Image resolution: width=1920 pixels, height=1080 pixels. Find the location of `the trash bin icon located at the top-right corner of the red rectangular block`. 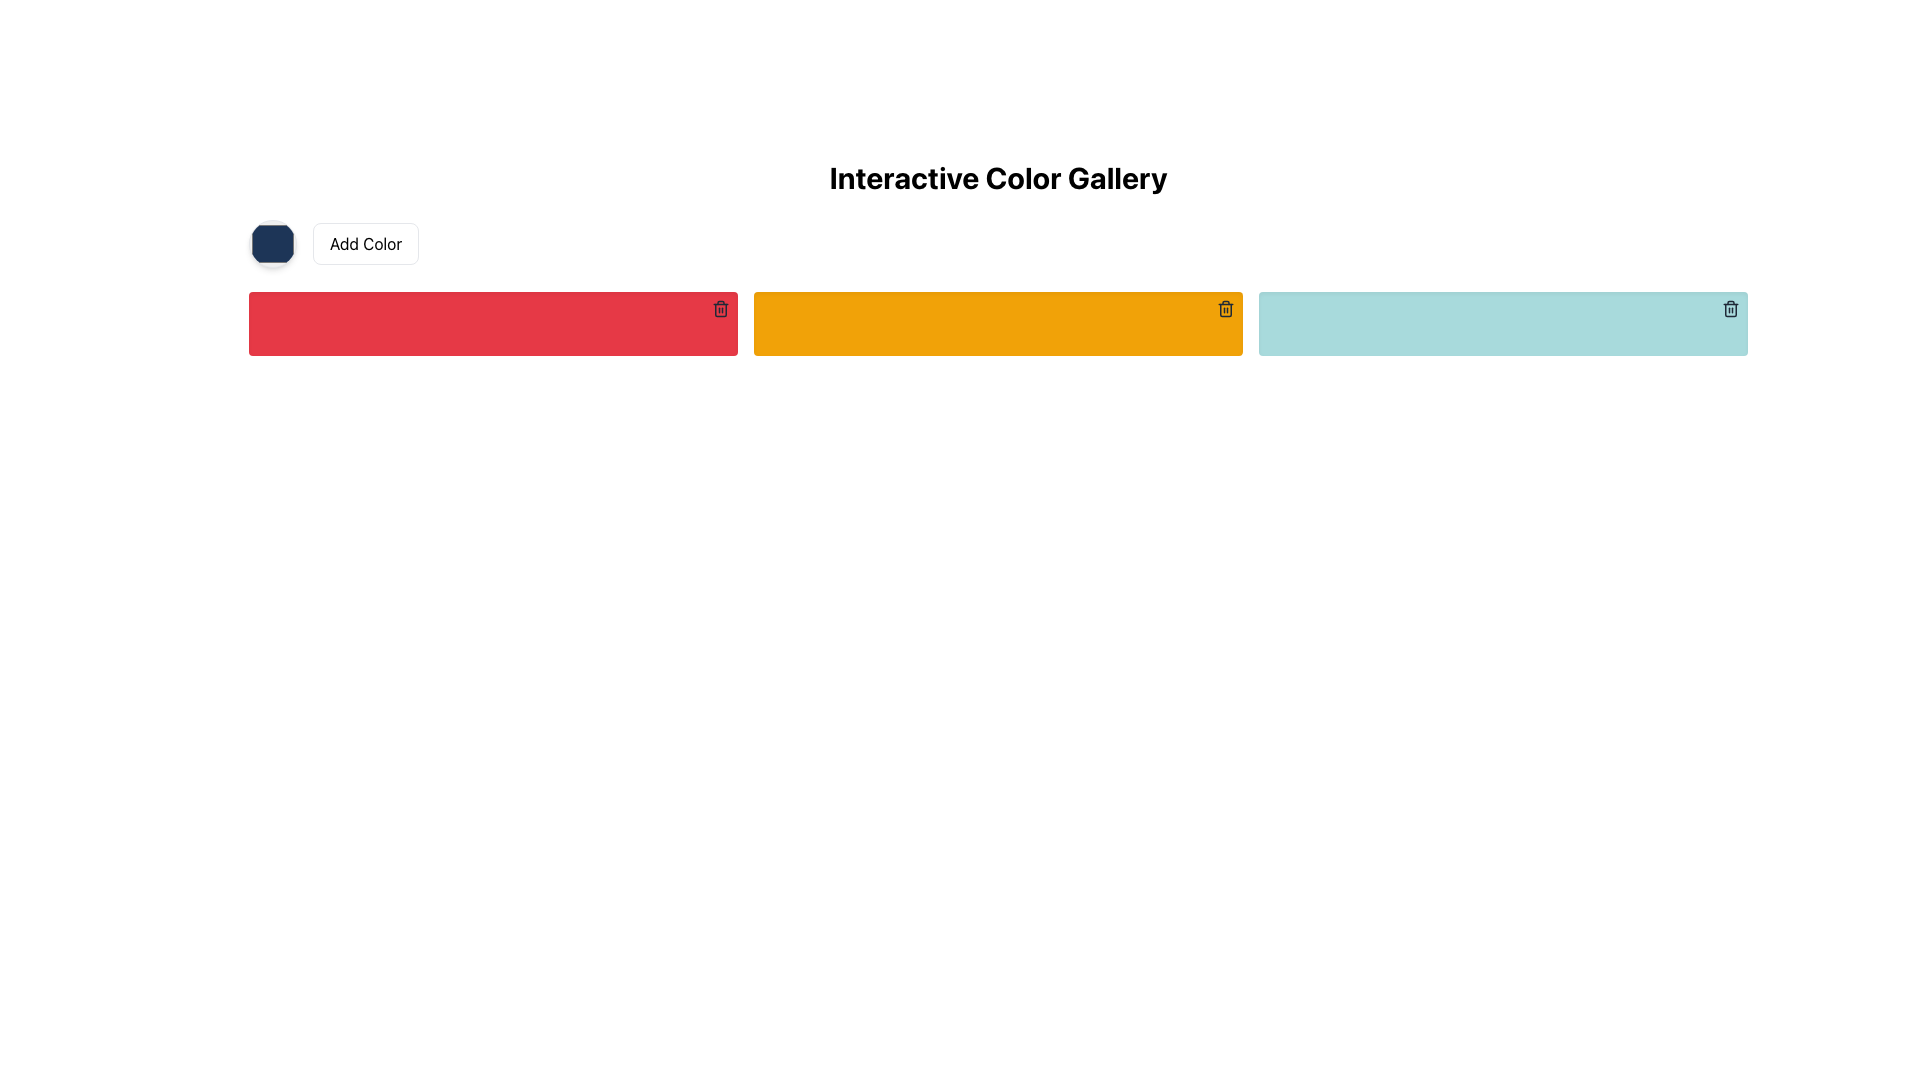

the trash bin icon located at the top-right corner of the red rectangular block is located at coordinates (720, 308).